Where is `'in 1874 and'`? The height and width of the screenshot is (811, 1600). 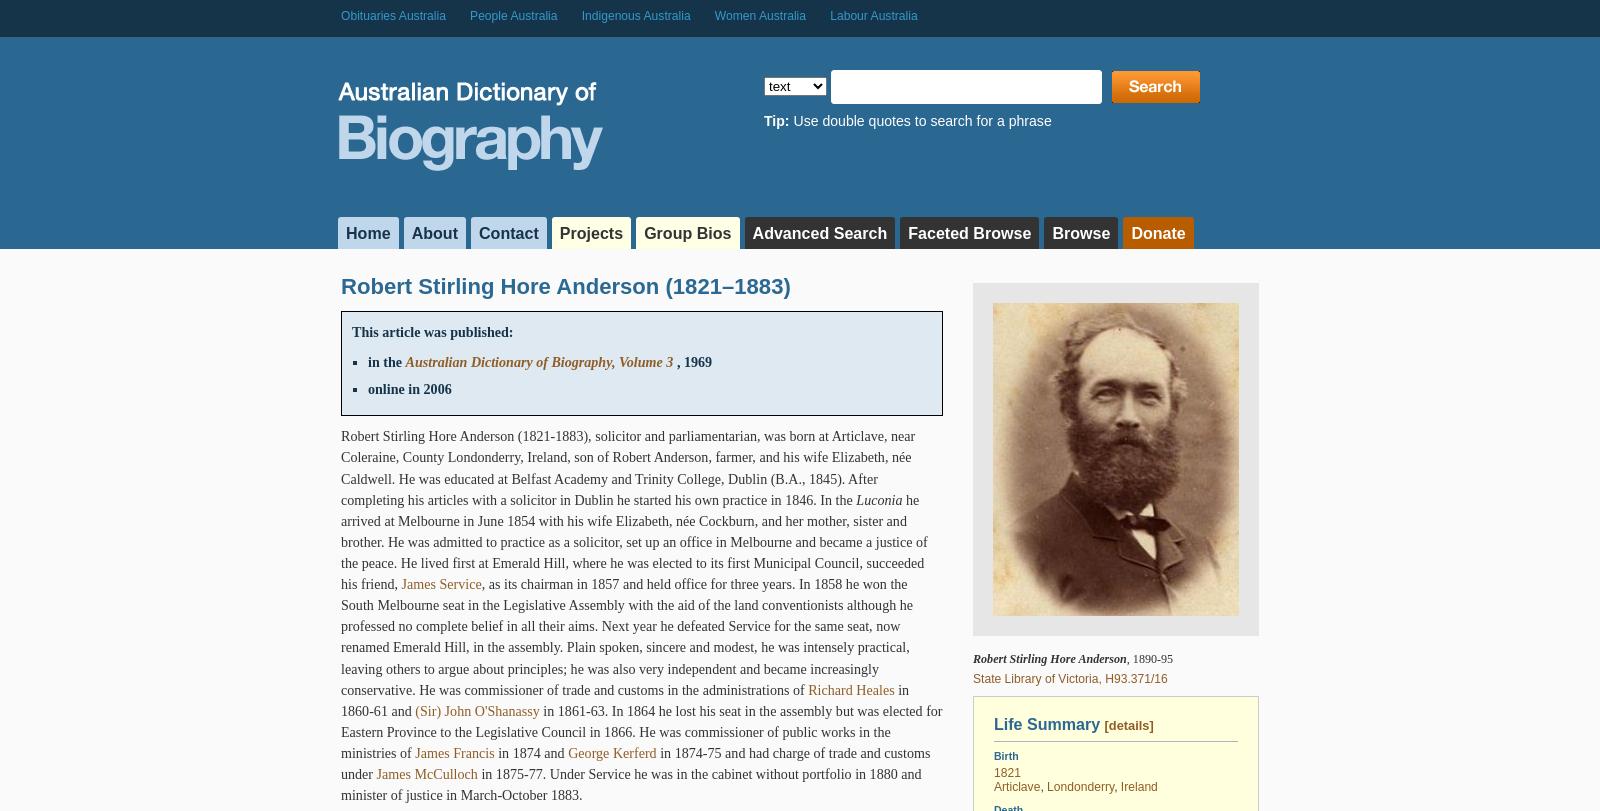
'in 1874 and' is located at coordinates (530, 752).